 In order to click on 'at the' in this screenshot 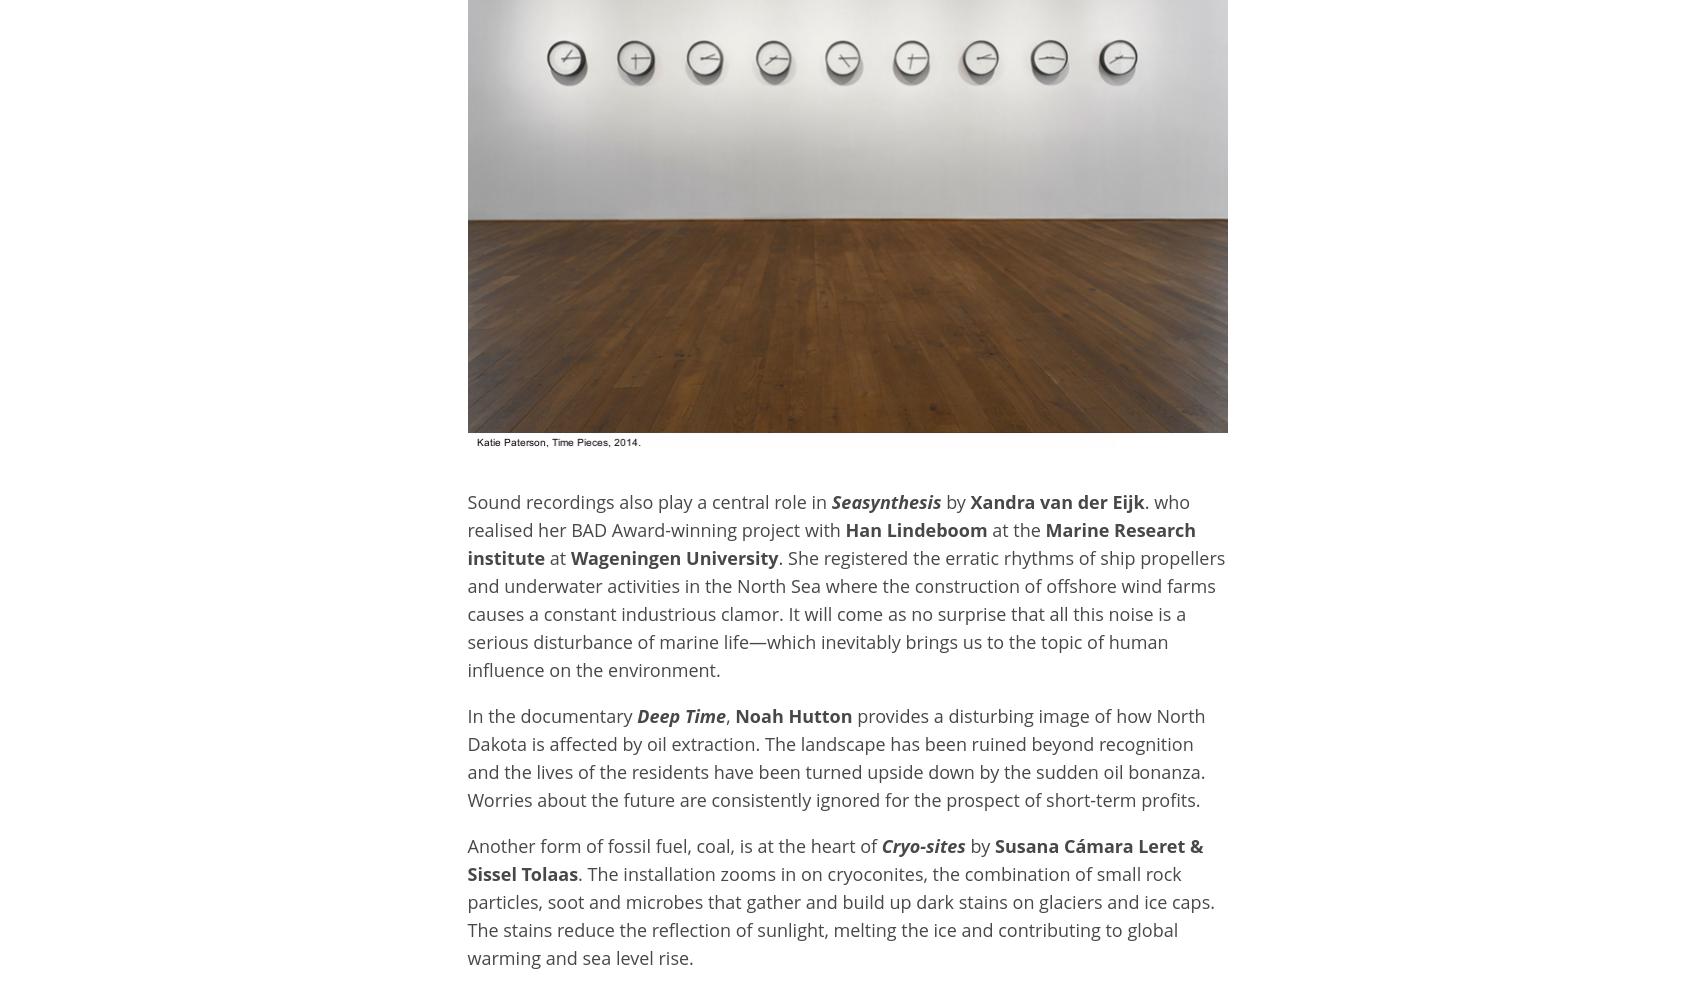, I will do `click(991, 528)`.